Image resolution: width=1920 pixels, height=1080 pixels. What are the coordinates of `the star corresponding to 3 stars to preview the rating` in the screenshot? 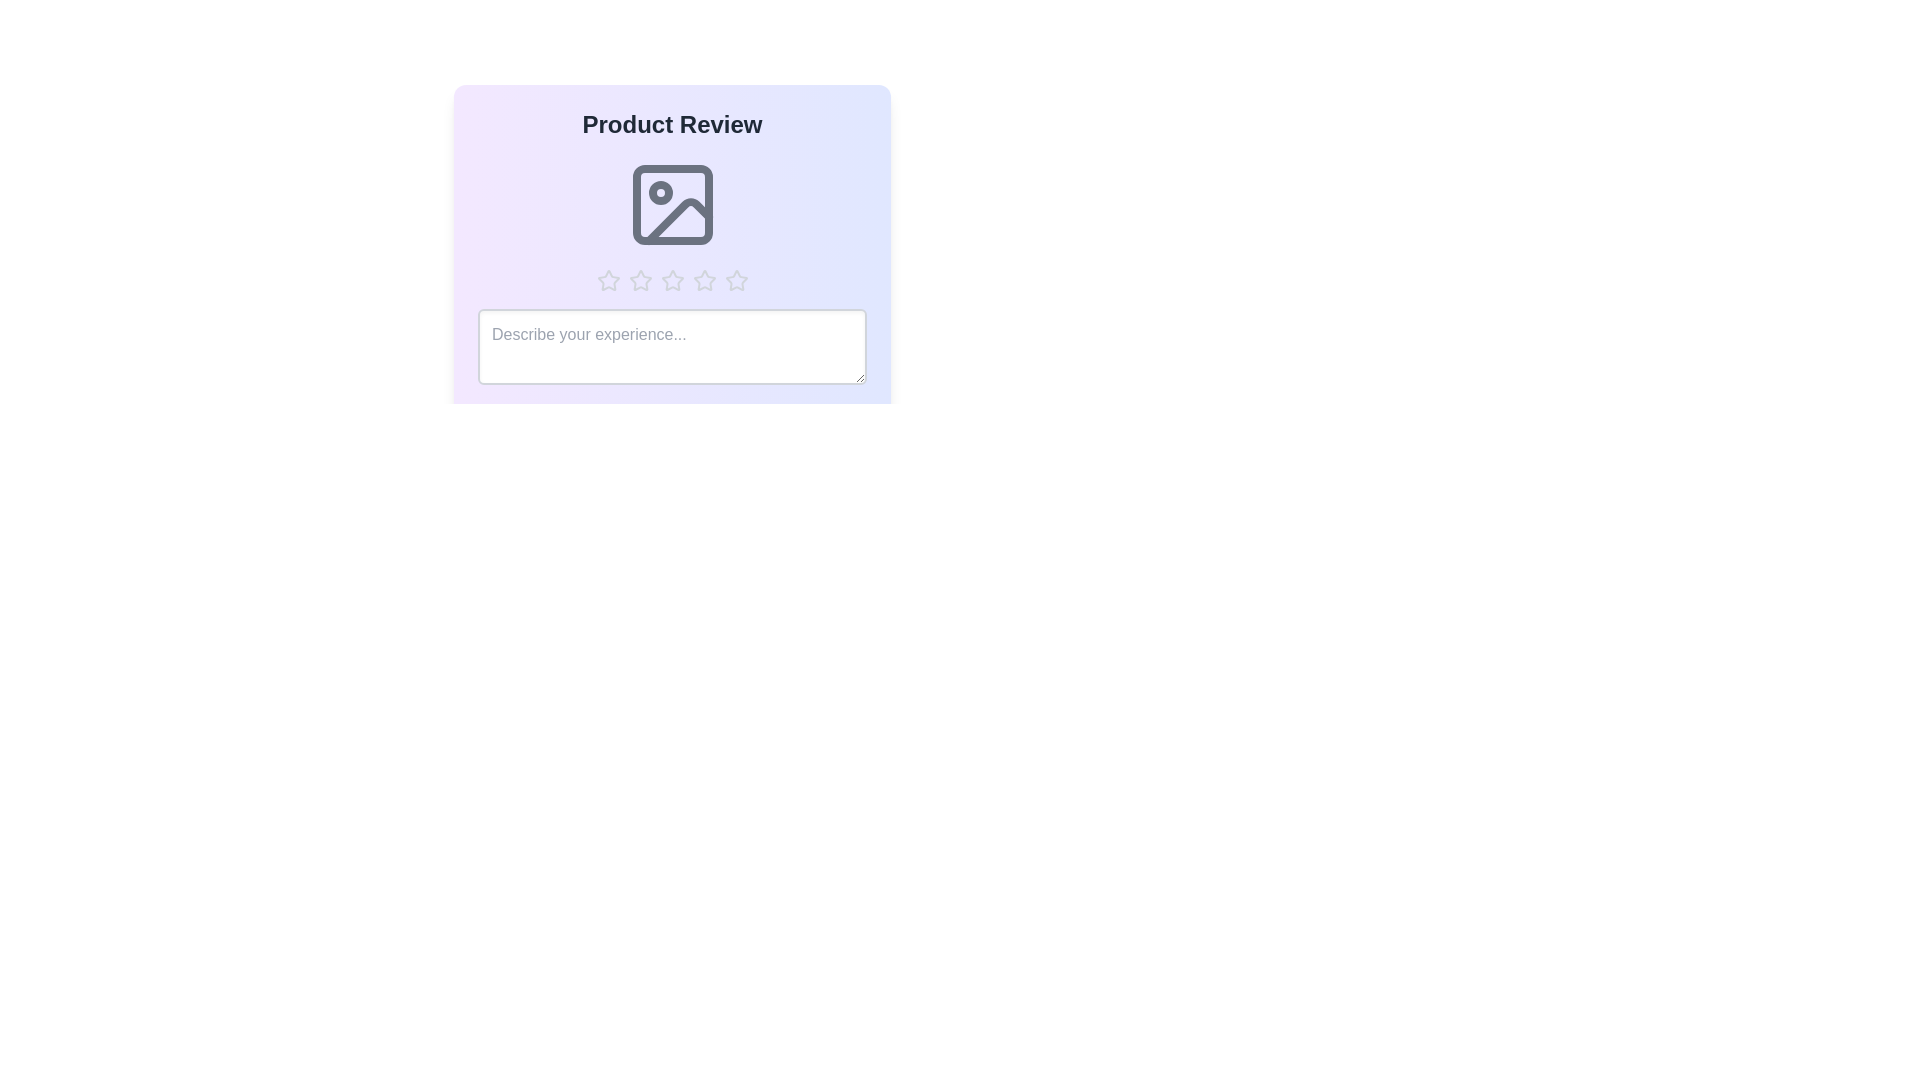 It's located at (672, 281).